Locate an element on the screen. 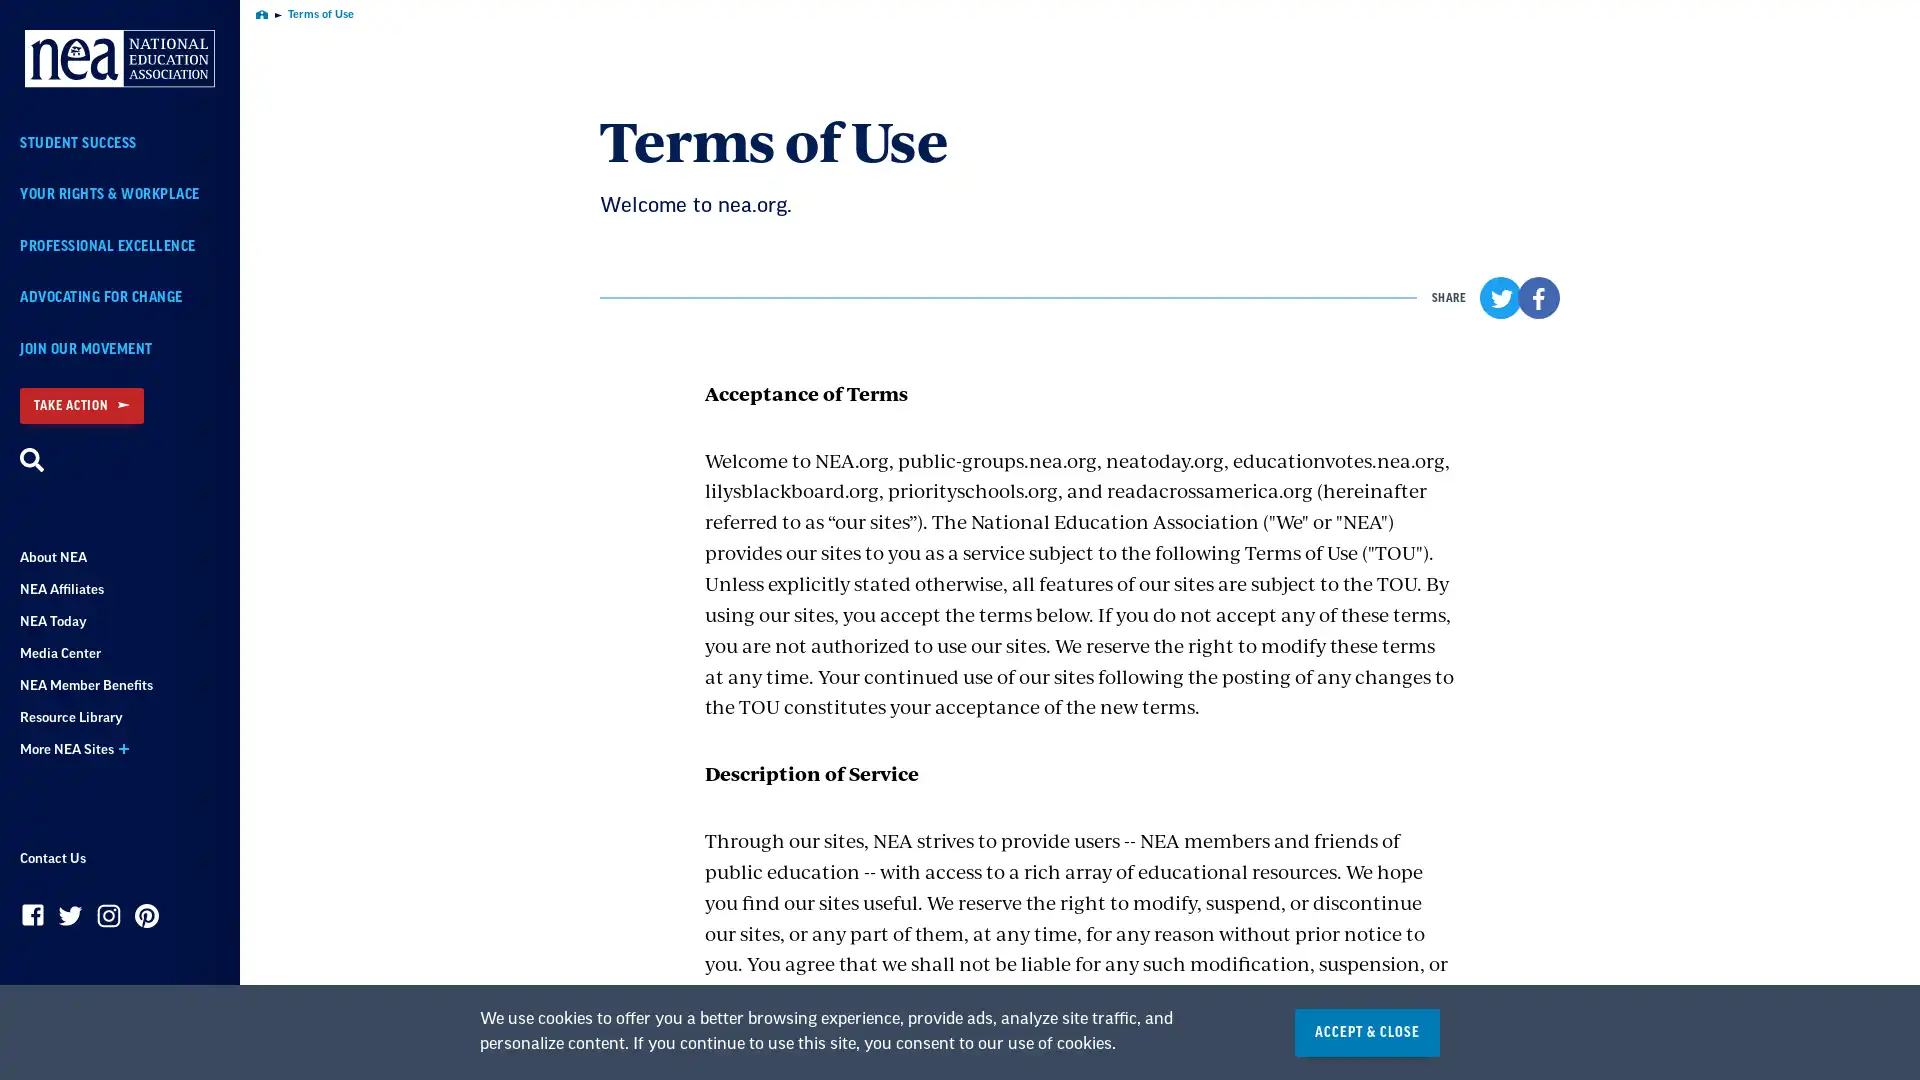  ACCEPT & CLOSE is located at coordinates (1366, 1032).